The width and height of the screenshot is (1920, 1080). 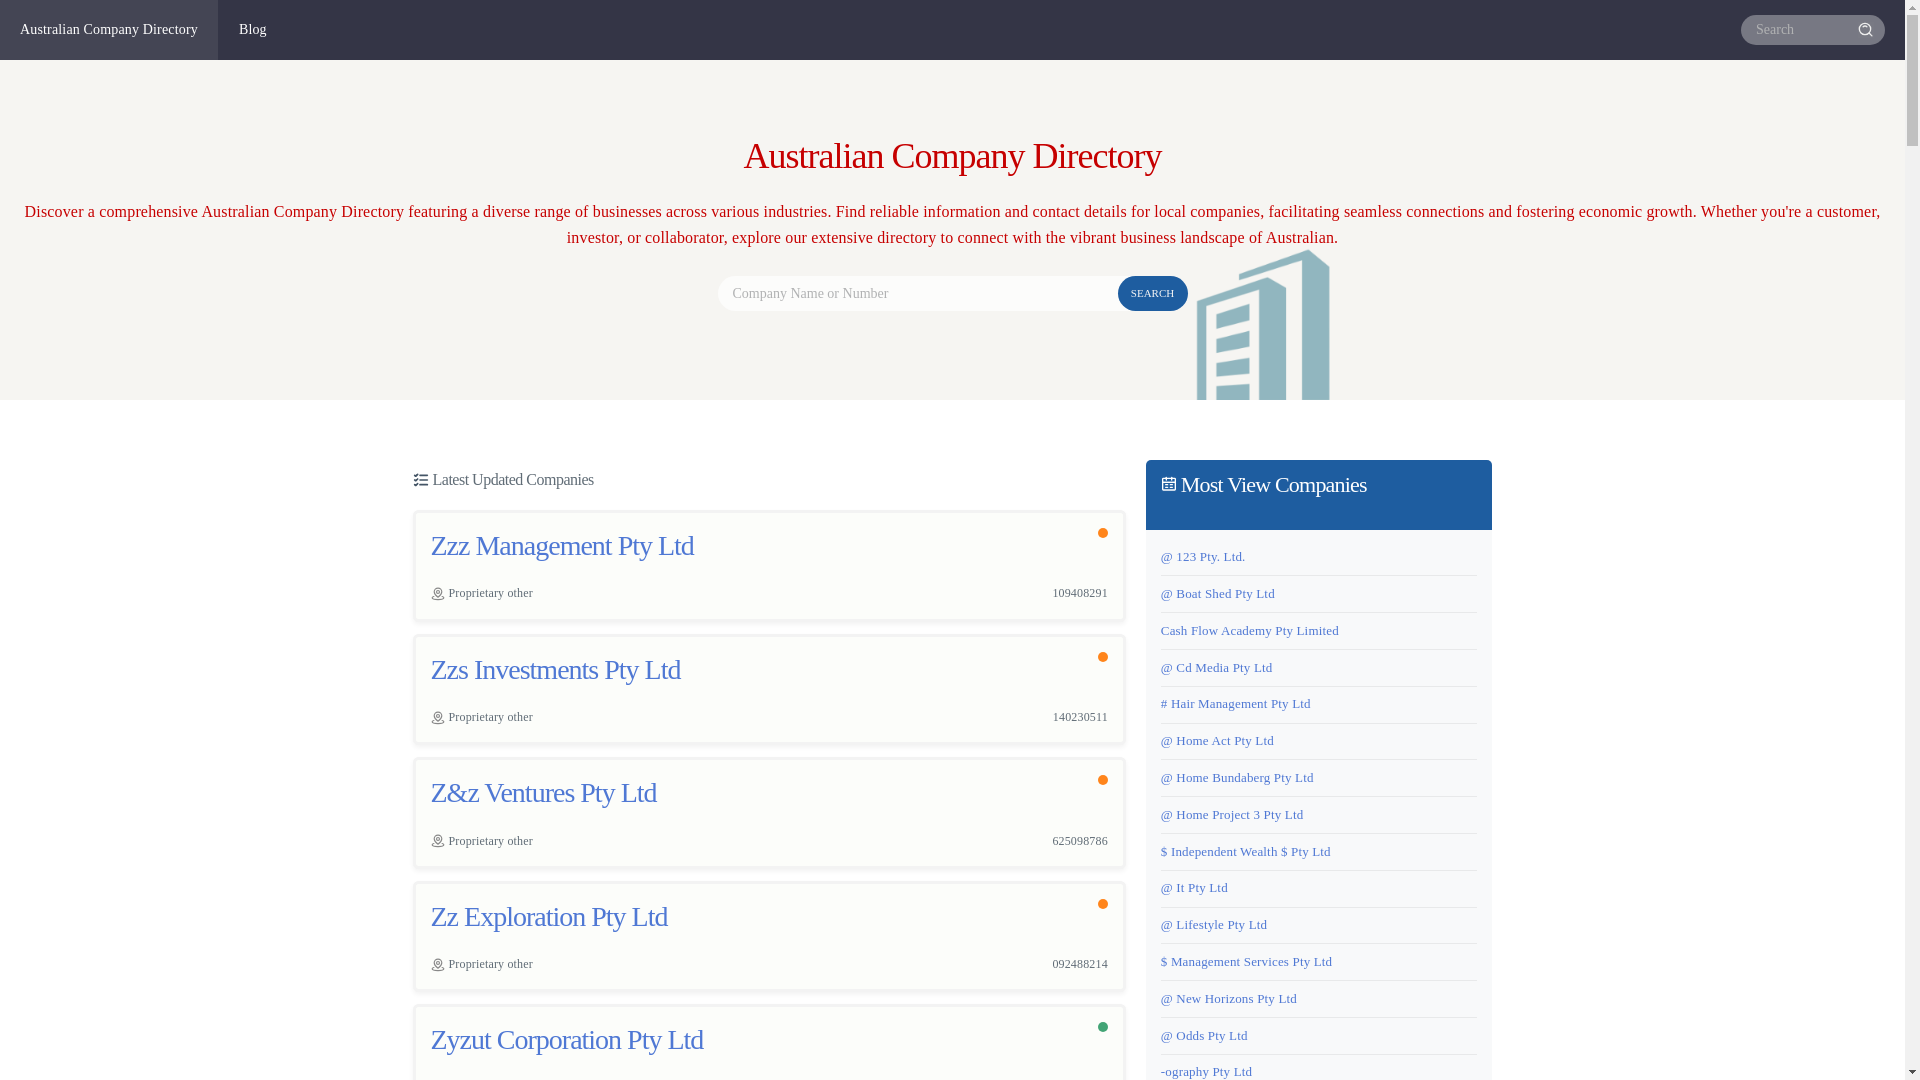 What do you see at coordinates (1152, 293) in the screenshot?
I see `'SEARCH'` at bounding box center [1152, 293].